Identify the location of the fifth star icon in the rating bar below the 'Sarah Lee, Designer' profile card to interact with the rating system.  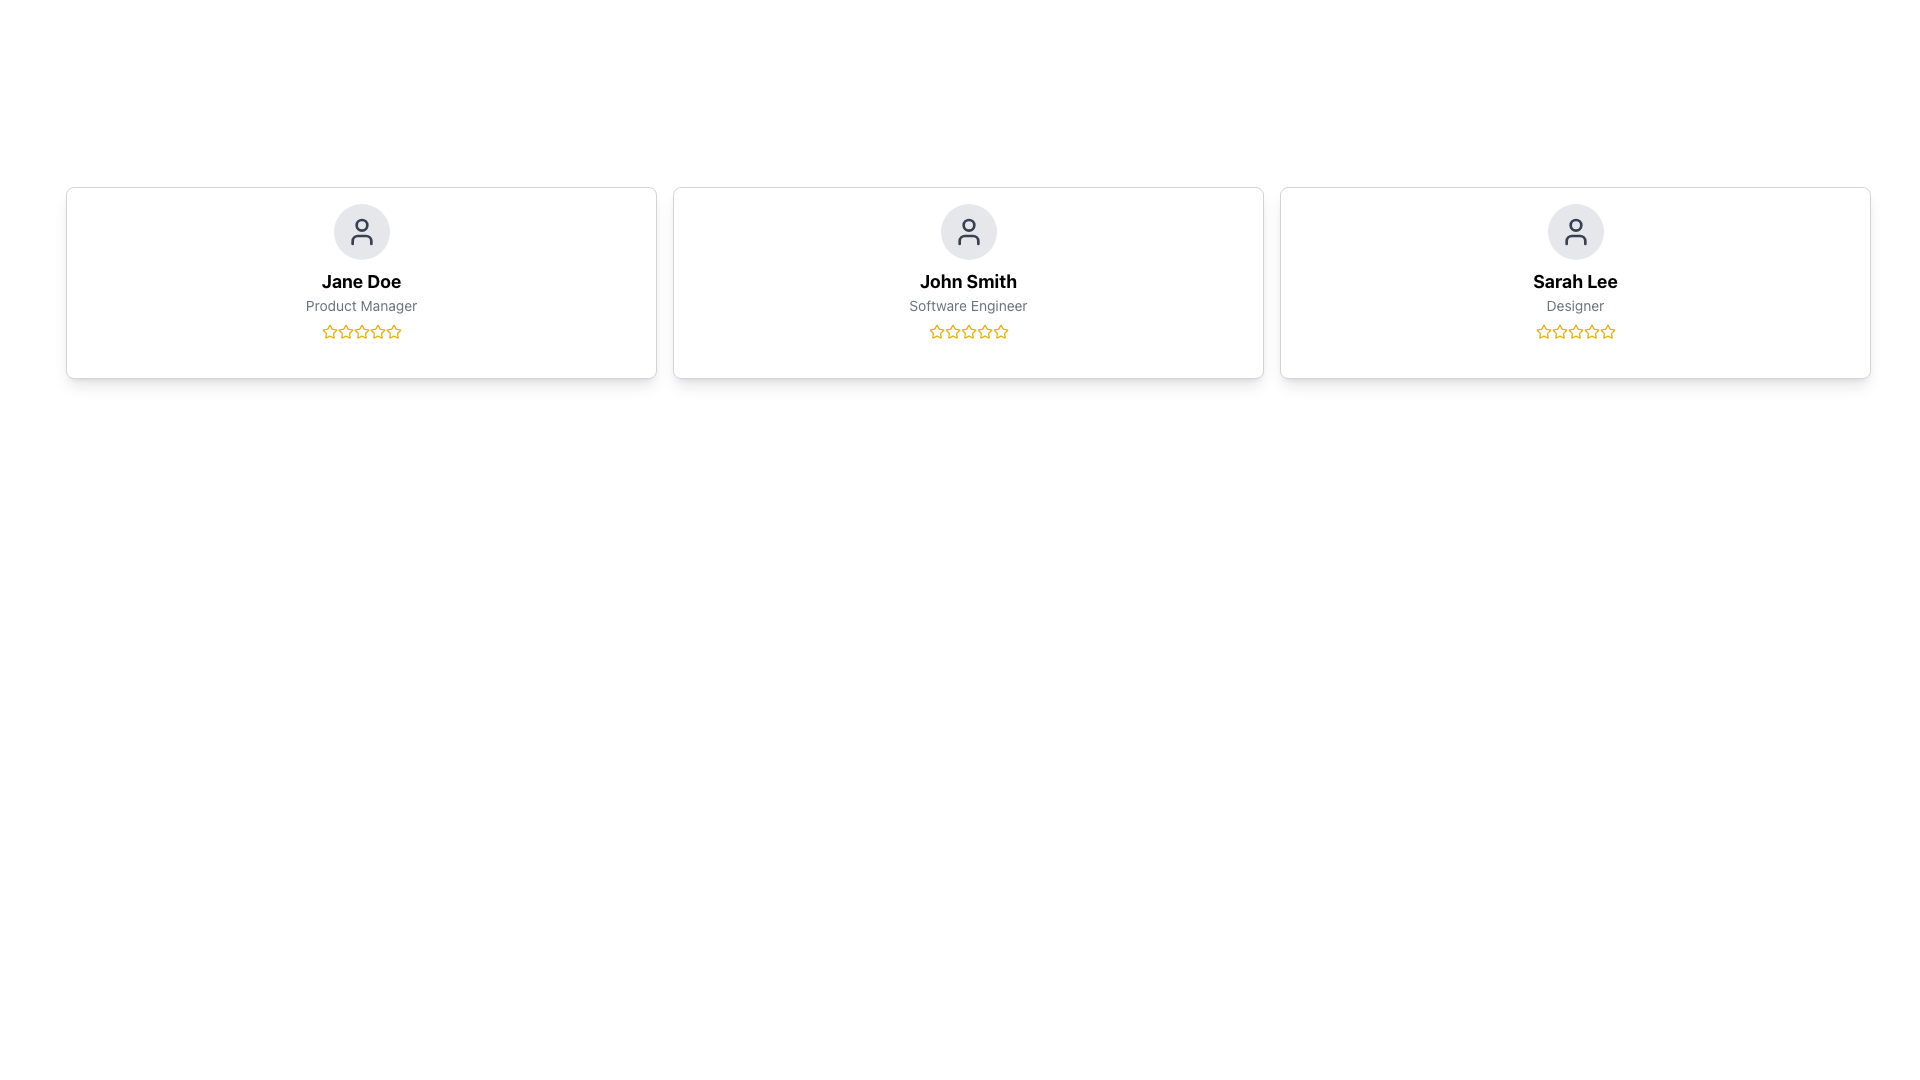
(1607, 330).